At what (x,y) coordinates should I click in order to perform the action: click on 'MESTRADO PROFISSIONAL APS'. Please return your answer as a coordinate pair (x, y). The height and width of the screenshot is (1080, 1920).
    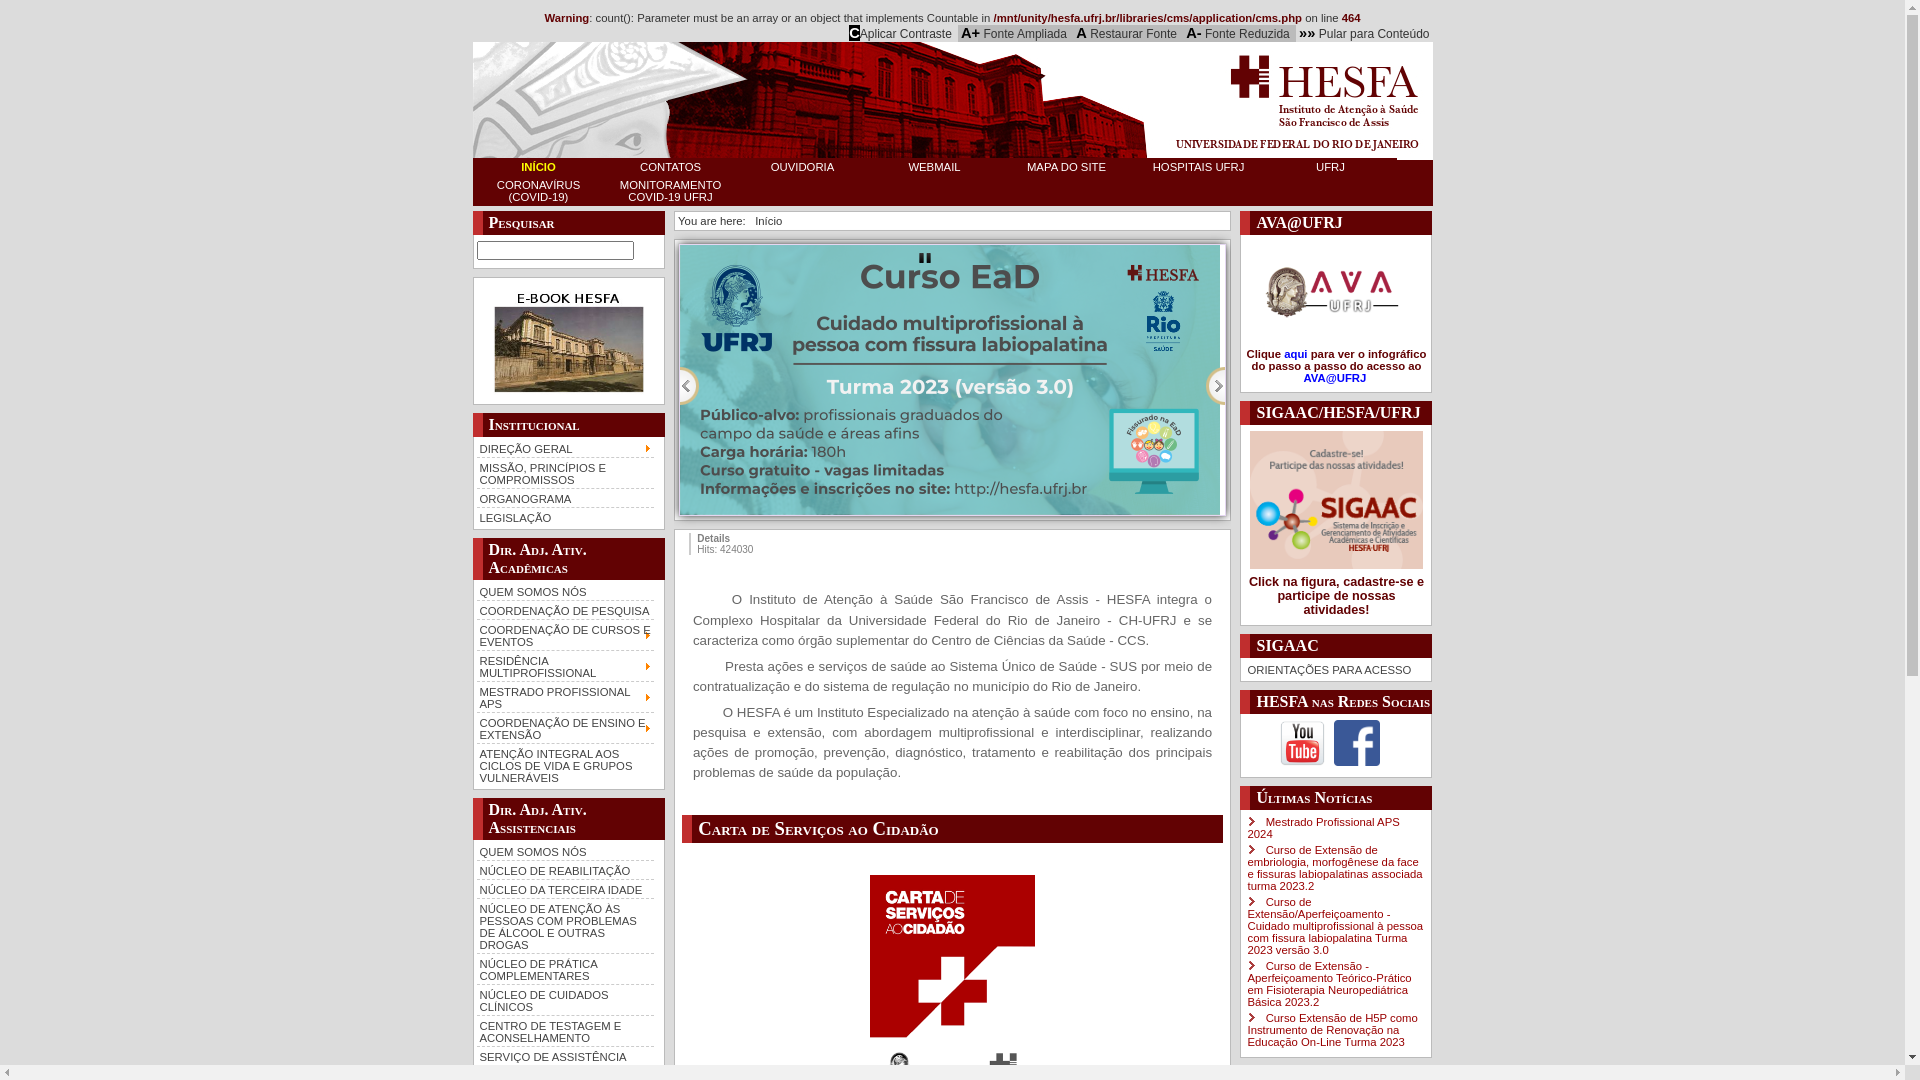
    Looking at the image, I should click on (564, 695).